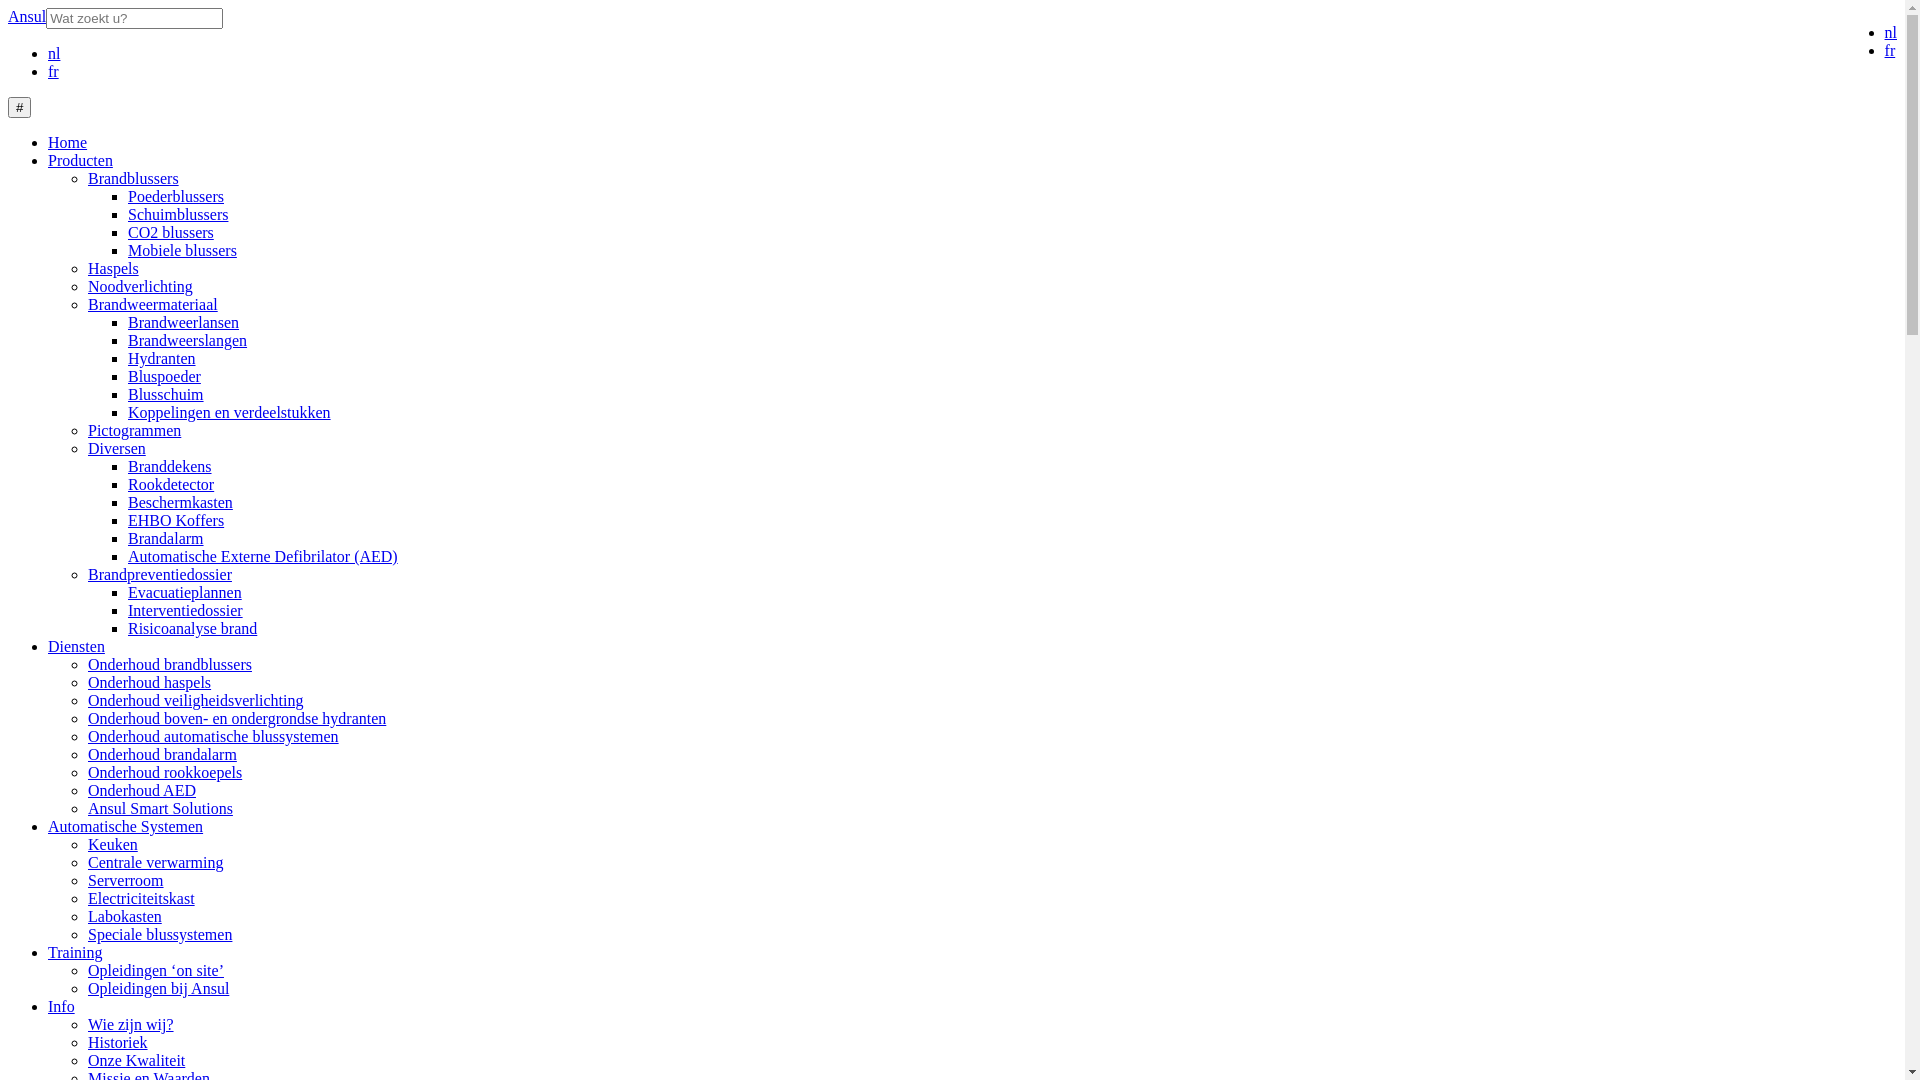  I want to click on 'Interventiedossier', so click(185, 609).